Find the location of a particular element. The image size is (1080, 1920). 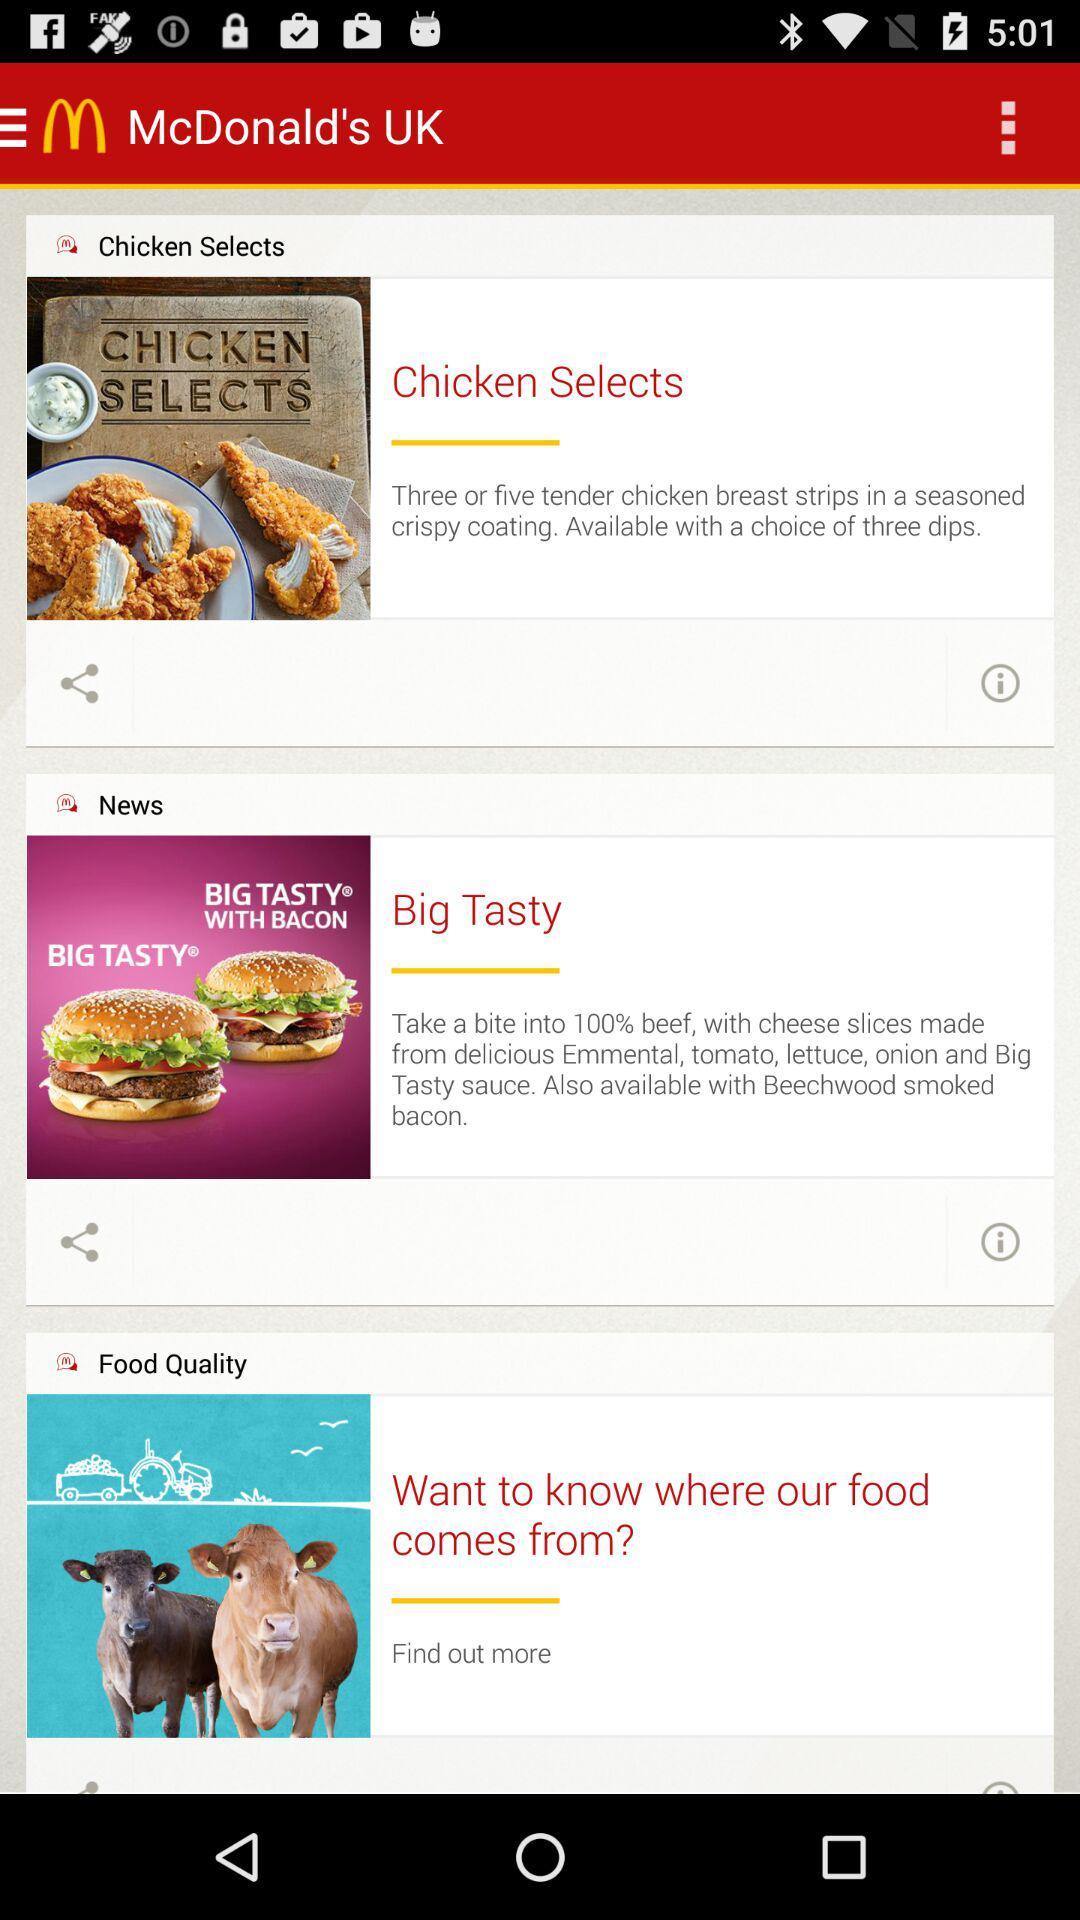

the find out more icon is located at coordinates (471, 1652).